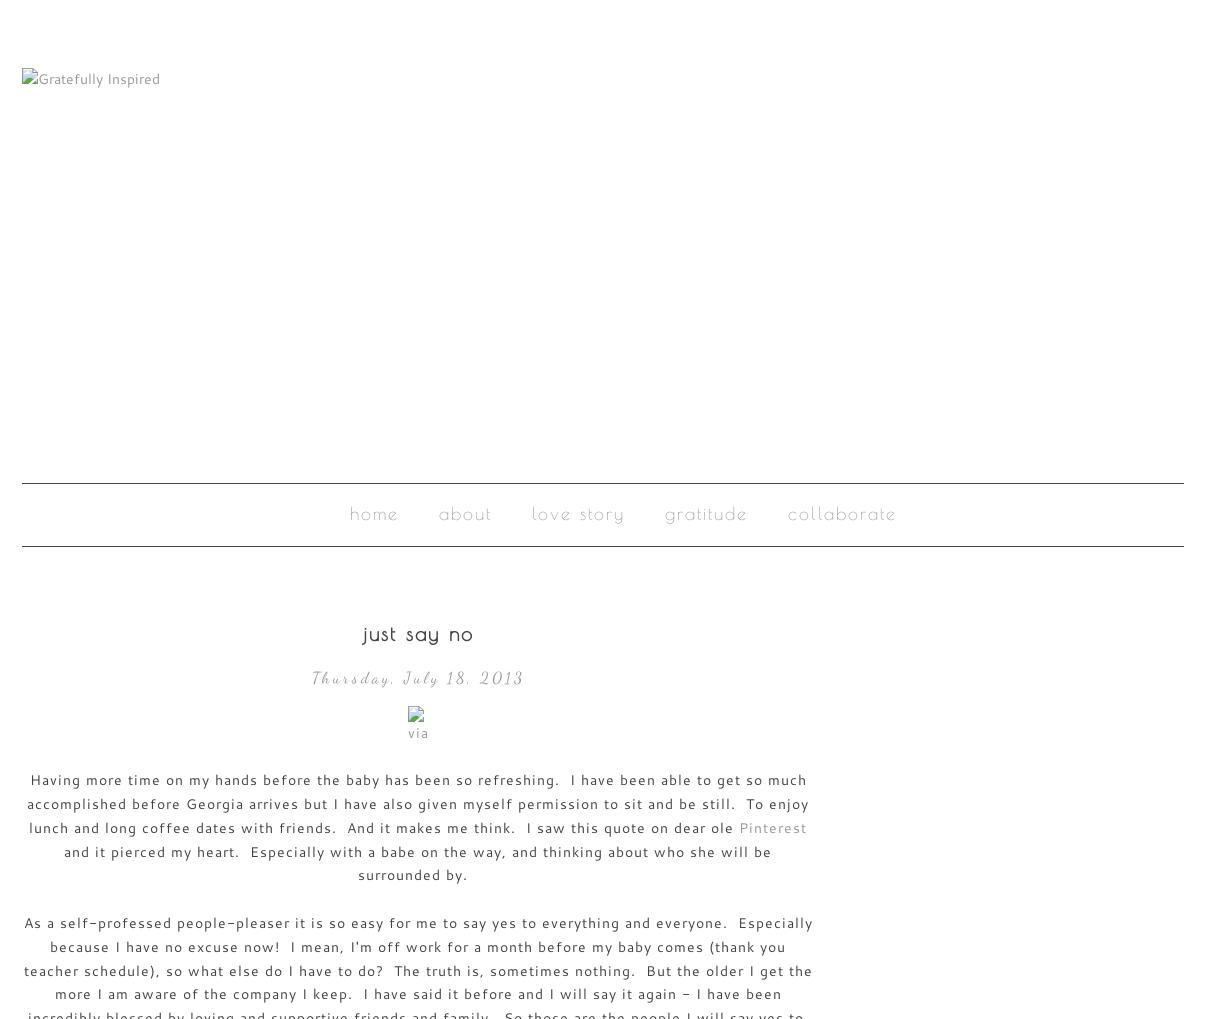 This screenshot has width=1228, height=1019. I want to click on 'Love Story', so click(576, 512).